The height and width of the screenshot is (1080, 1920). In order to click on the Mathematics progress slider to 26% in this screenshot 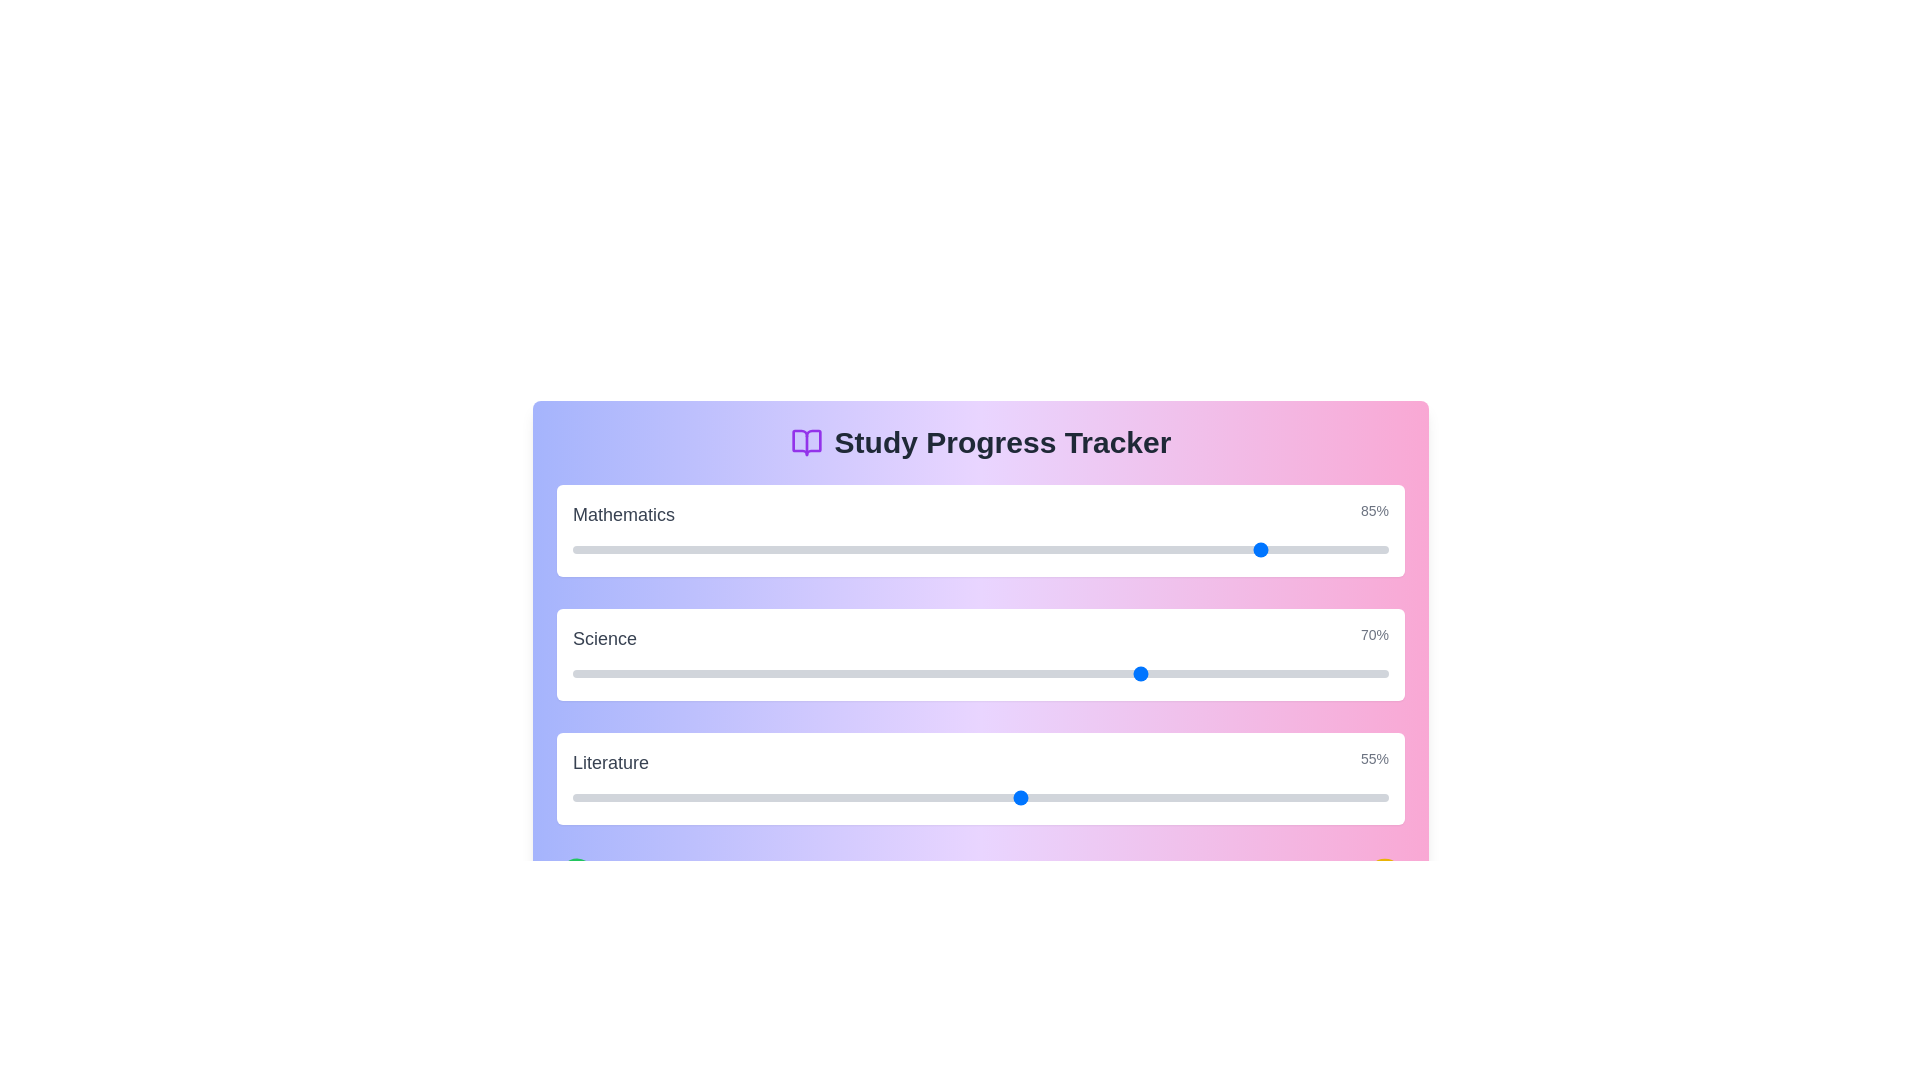, I will do `click(784, 550)`.